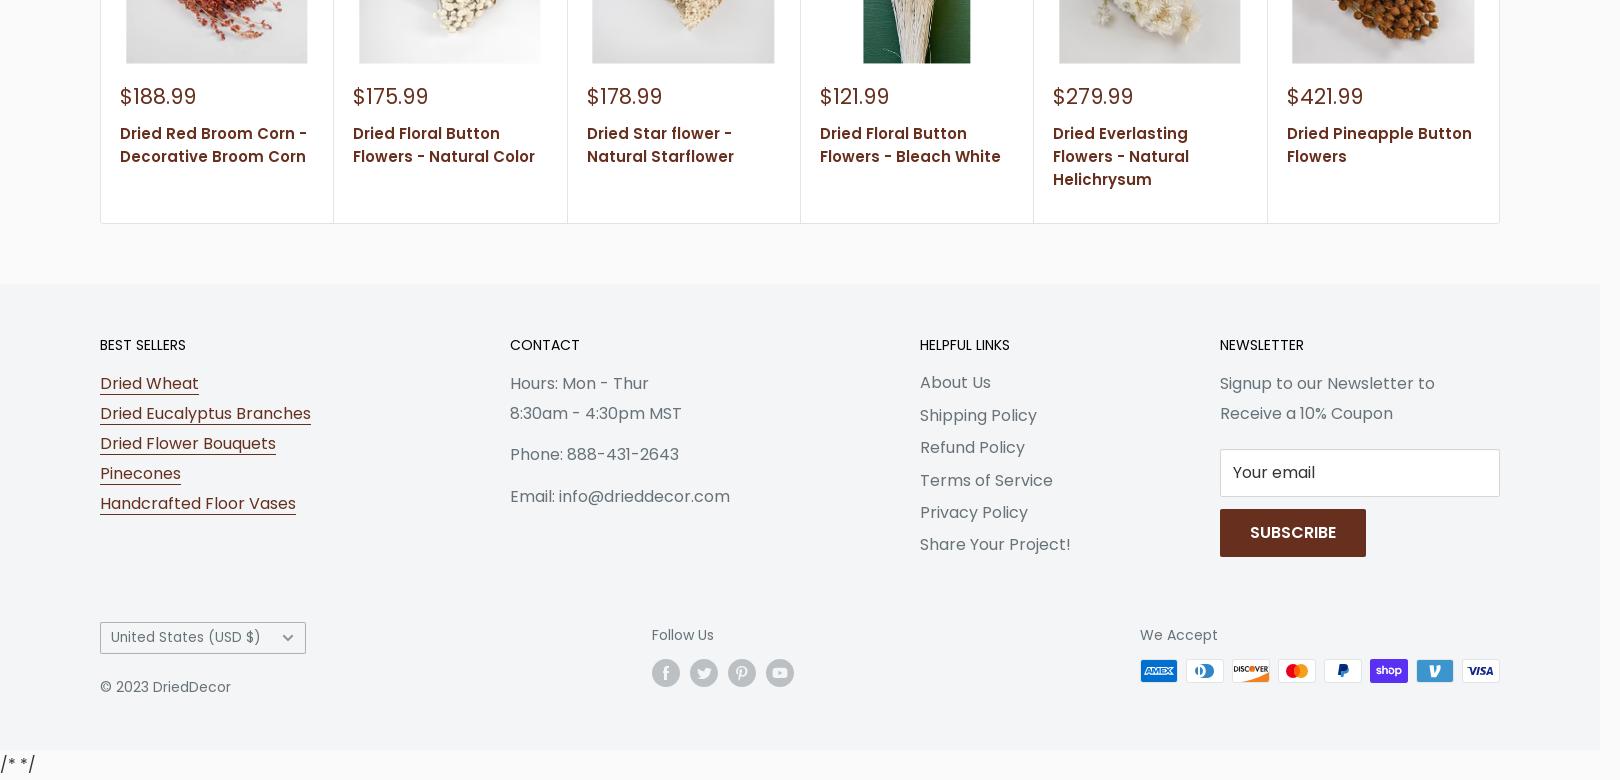 Image resolution: width=1620 pixels, height=780 pixels. I want to click on 'Israel (ILS ₪)', so click(134, 639).